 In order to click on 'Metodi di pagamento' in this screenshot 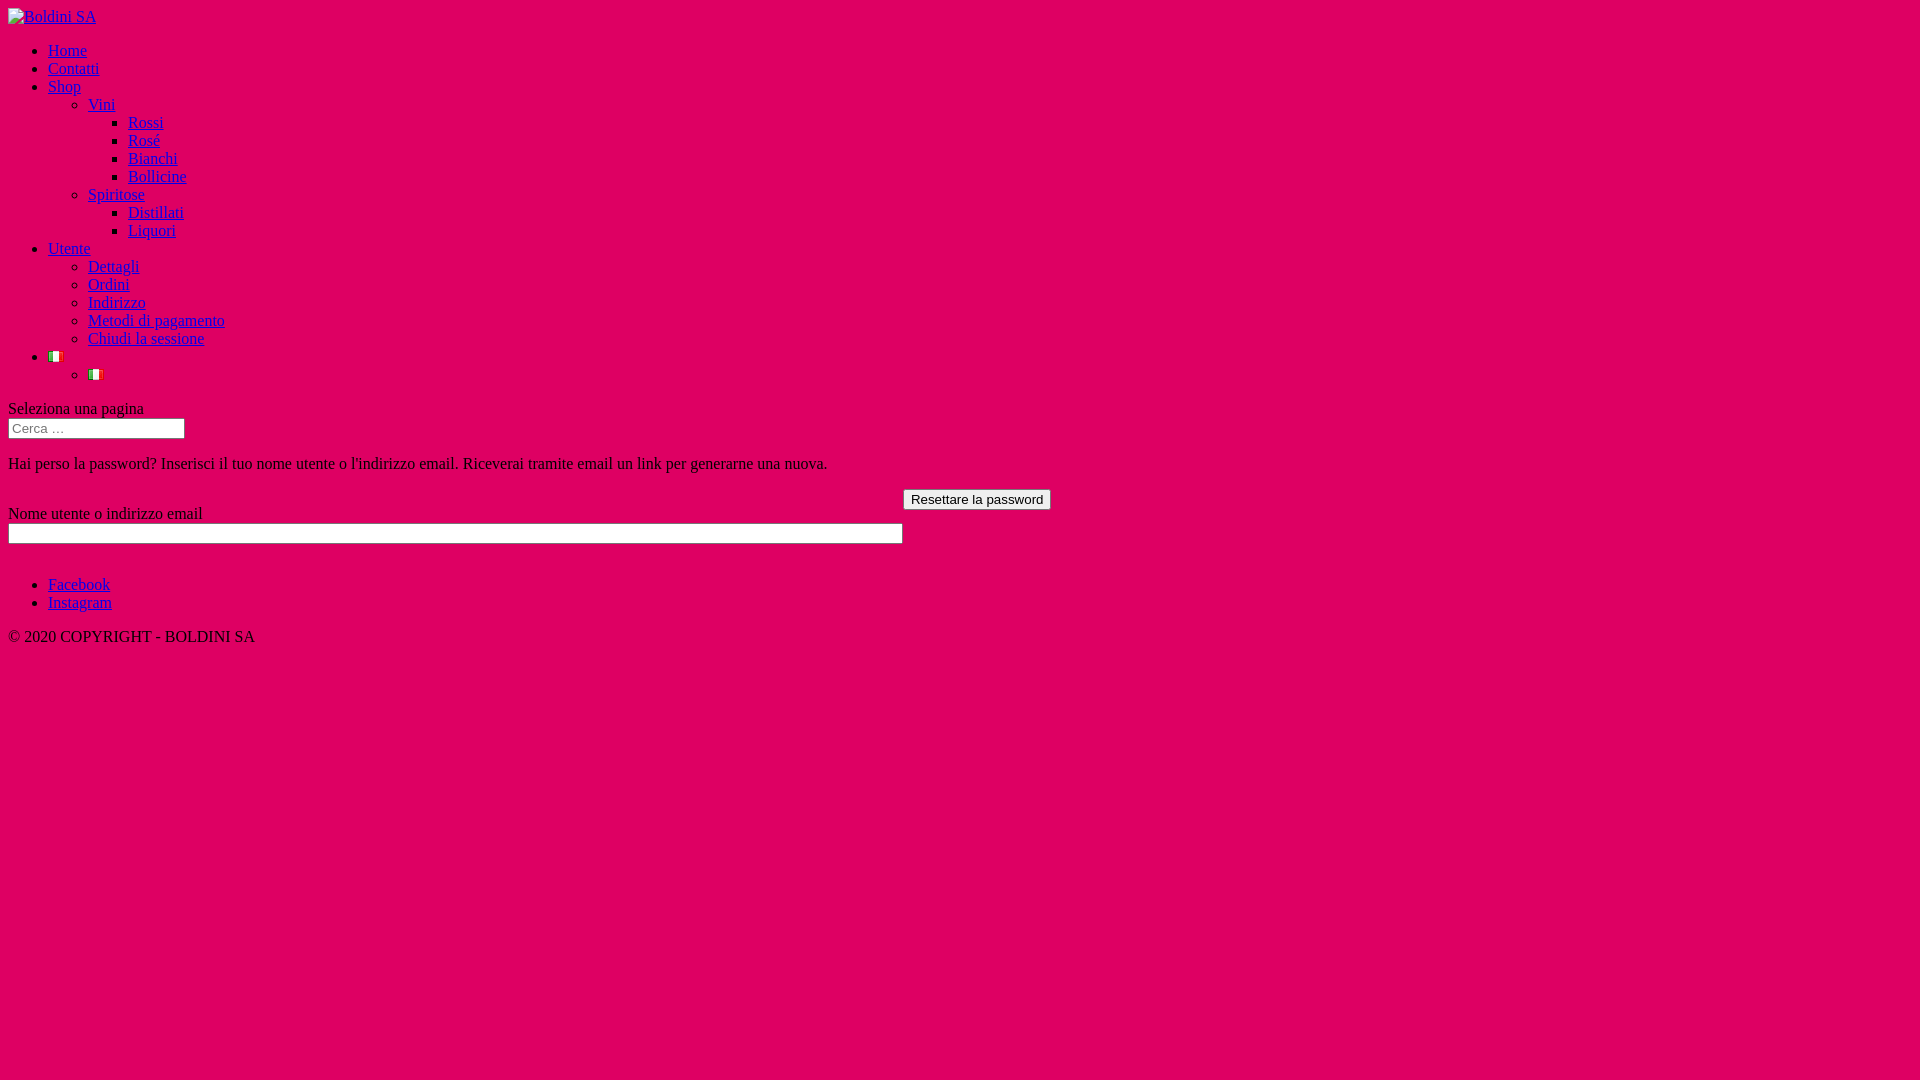, I will do `click(86, 319)`.